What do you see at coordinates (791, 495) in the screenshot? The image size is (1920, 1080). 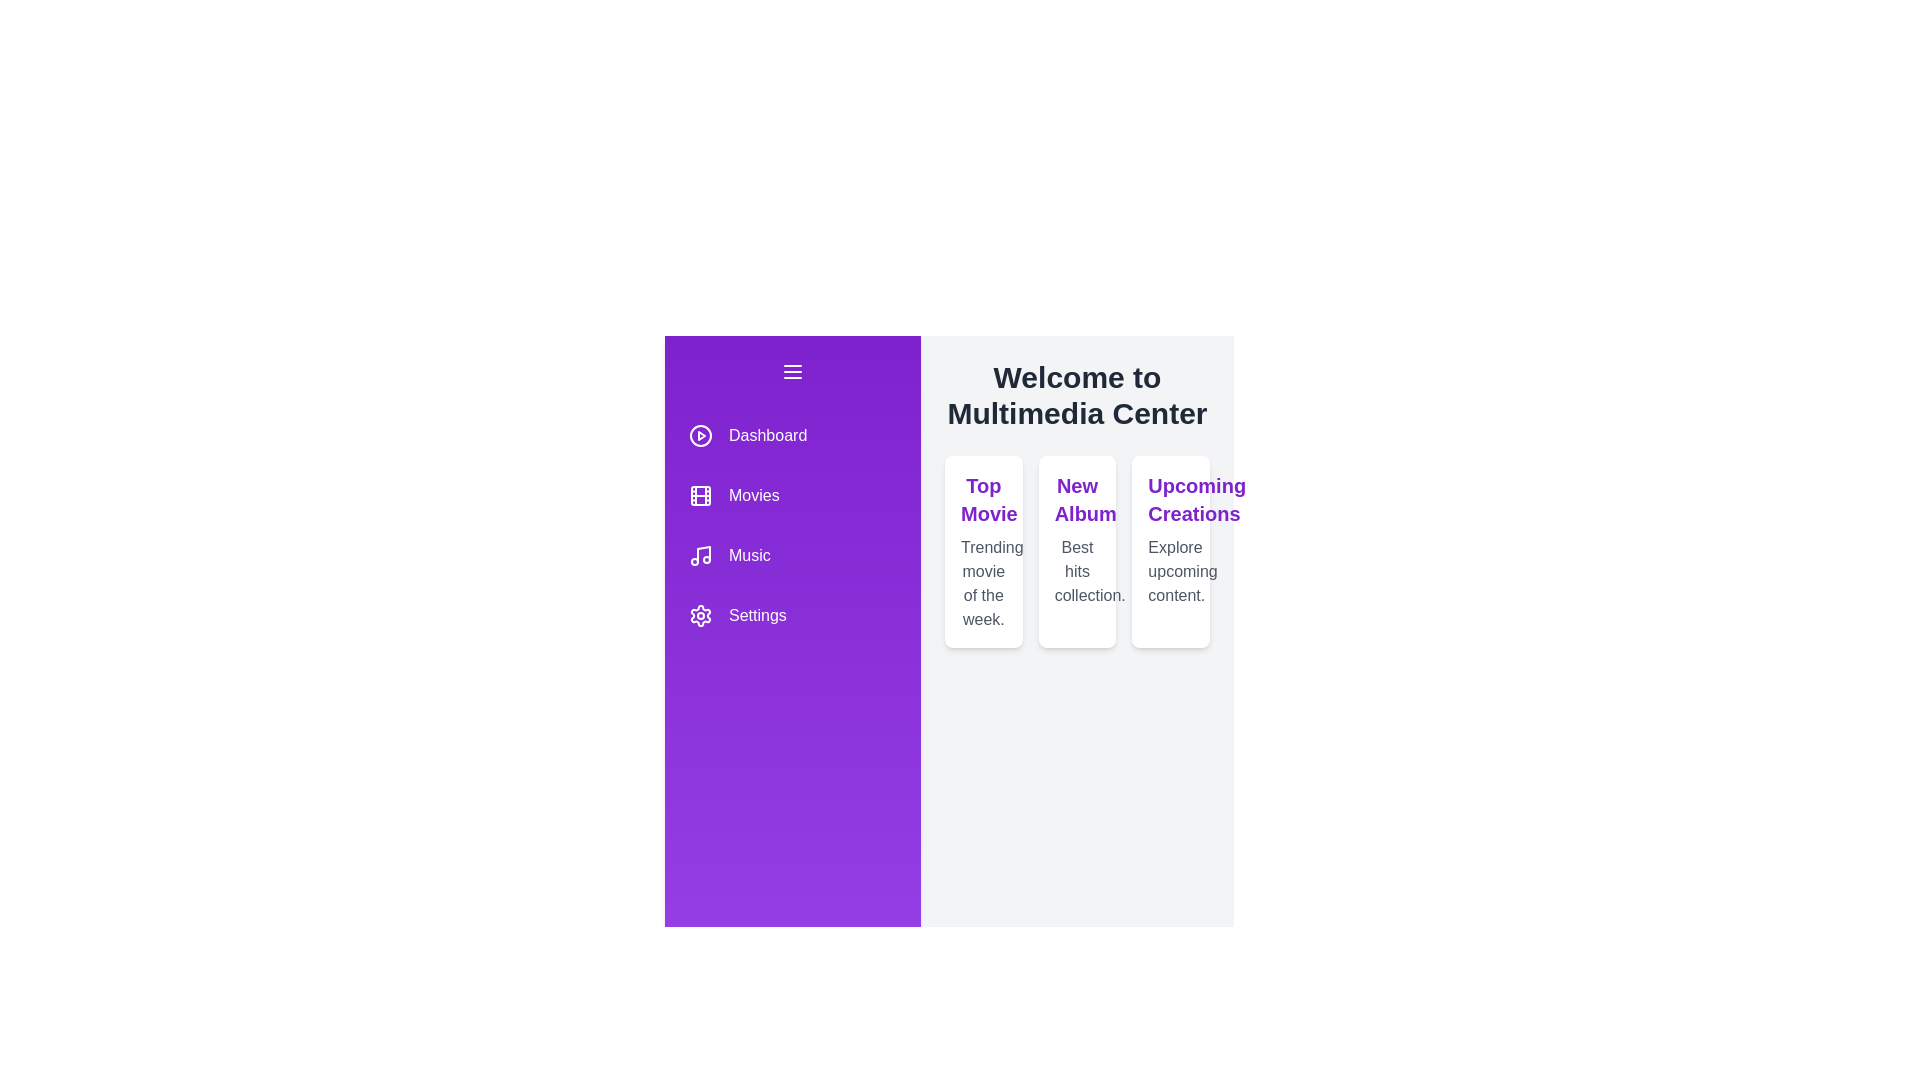 I see `the menu item Movies to select it` at bounding box center [791, 495].